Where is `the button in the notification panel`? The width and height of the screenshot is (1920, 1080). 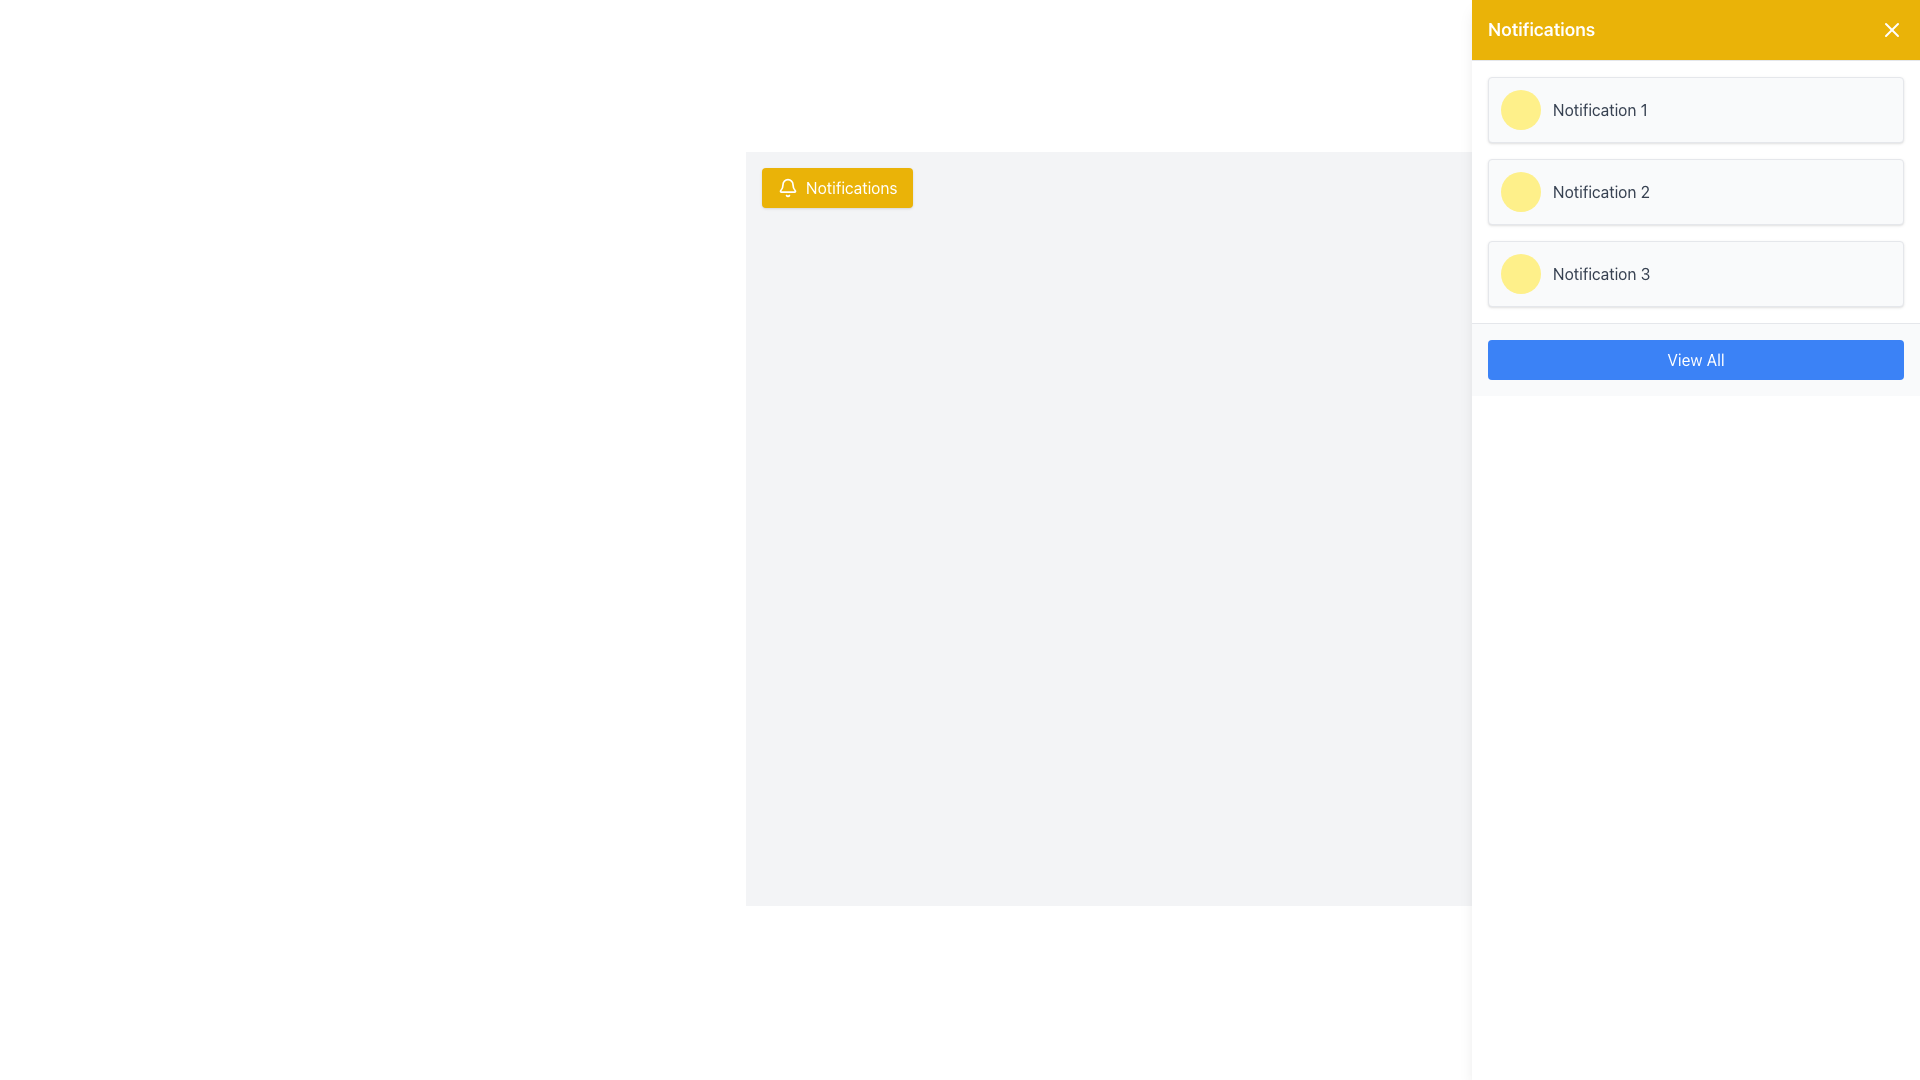 the button in the notification panel is located at coordinates (1694, 358).